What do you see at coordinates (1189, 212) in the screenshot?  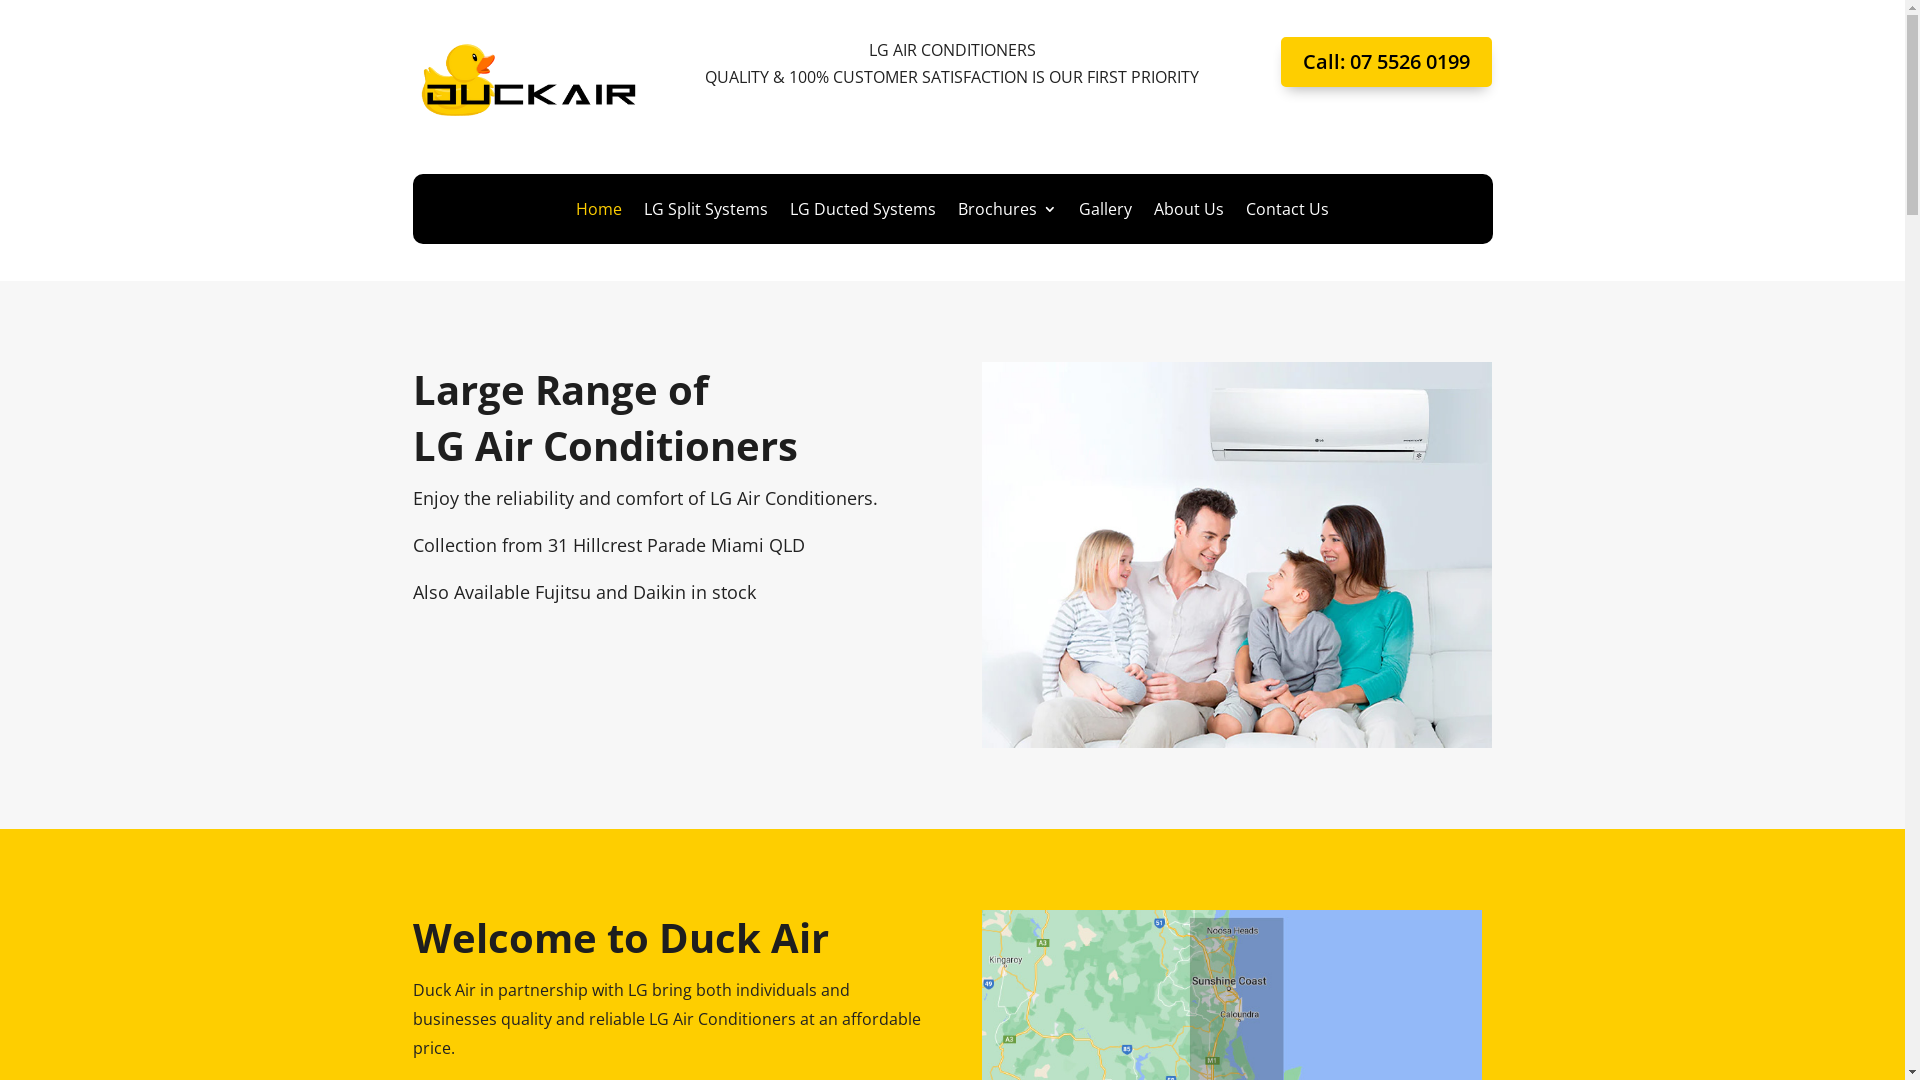 I see `'About Us'` at bounding box center [1189, 212].